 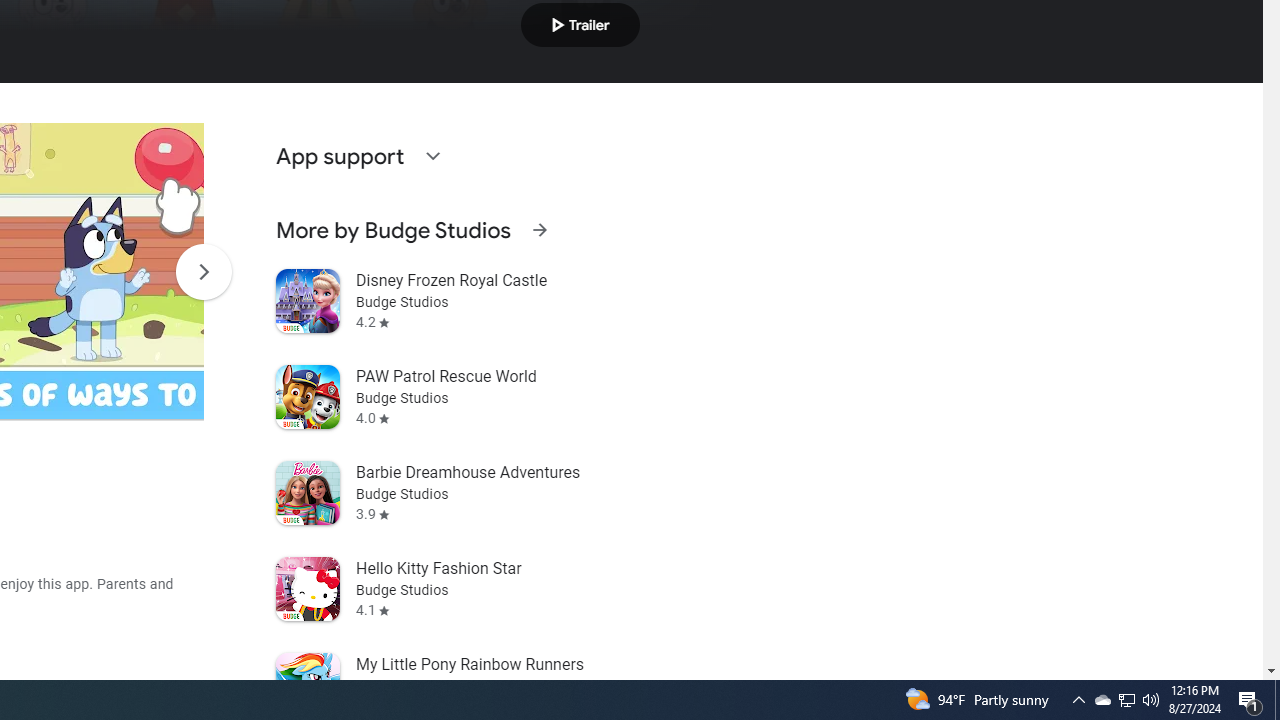 I want to click on 'Expand', so click(x=431, y=154).